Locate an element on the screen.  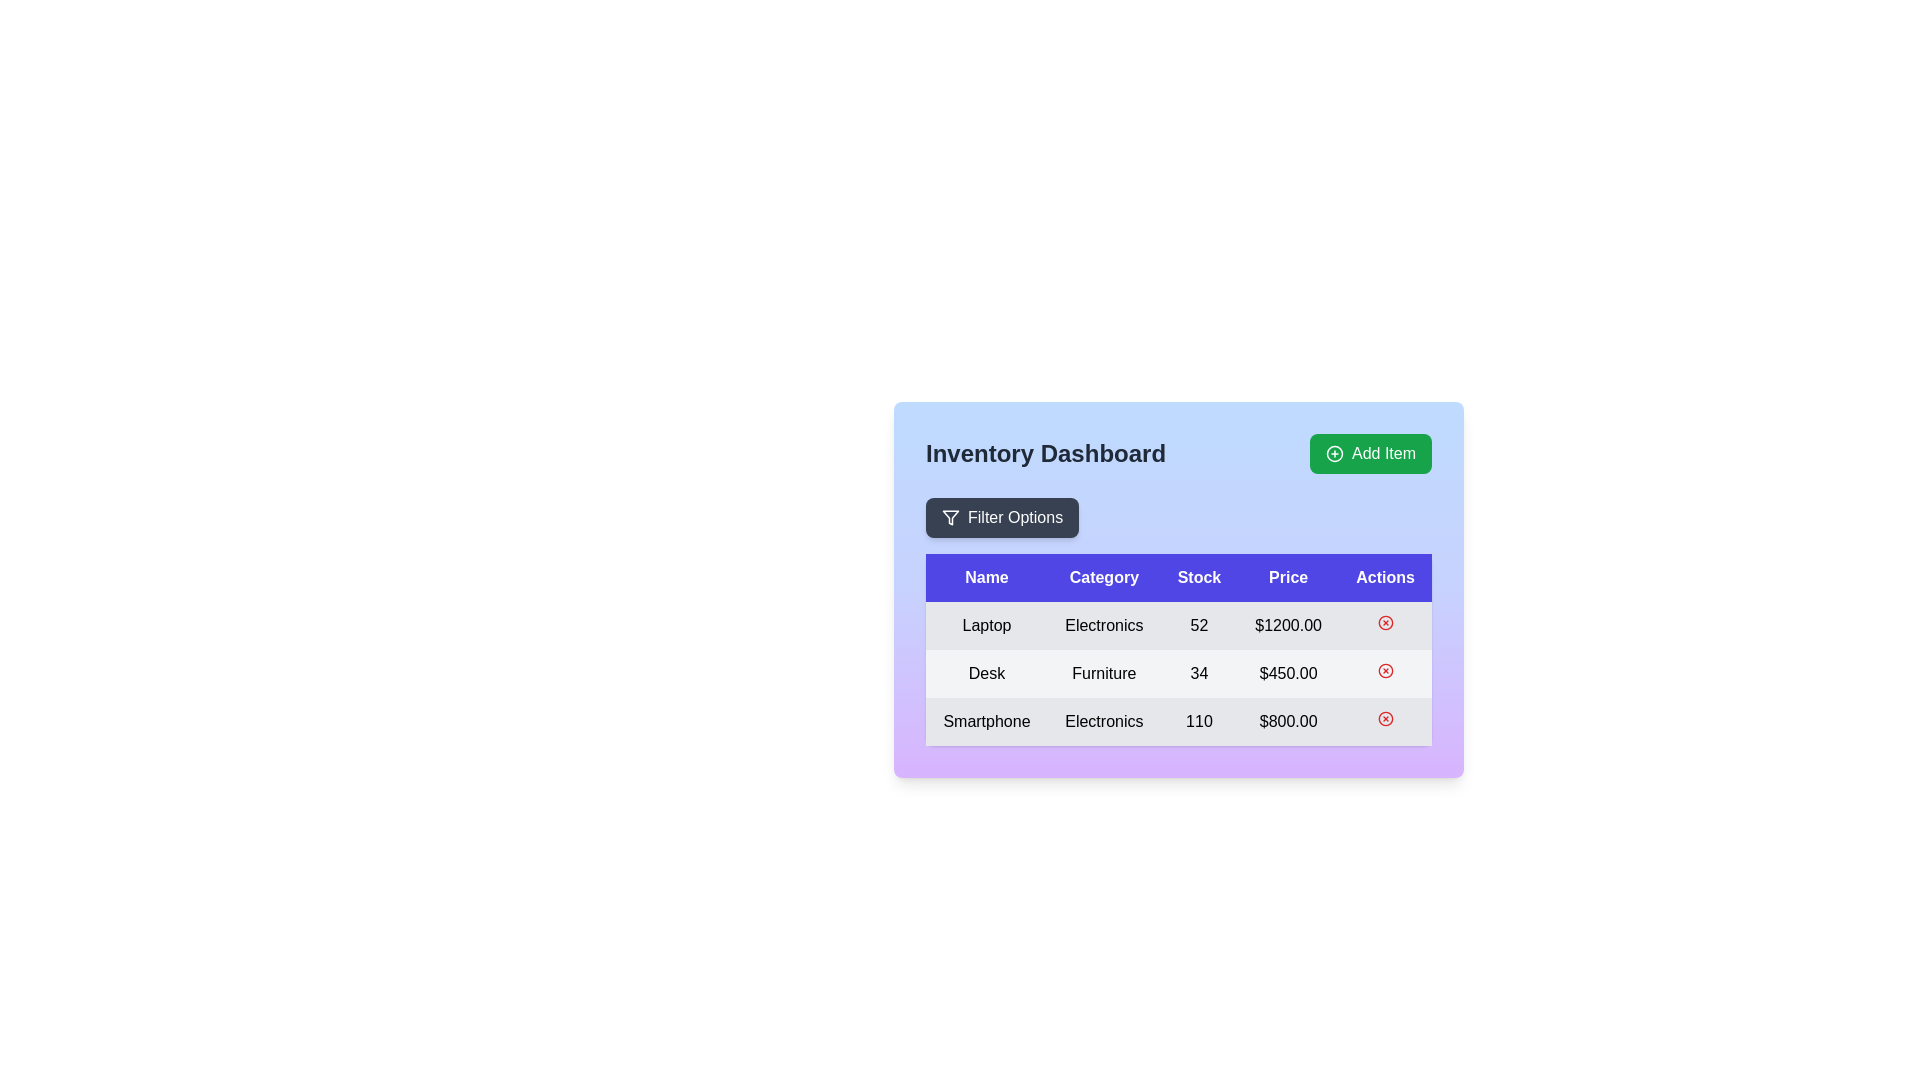
the bright green rectangular button with rounded edges labeled 'Add Item' is located at coordinates (1370, 454).